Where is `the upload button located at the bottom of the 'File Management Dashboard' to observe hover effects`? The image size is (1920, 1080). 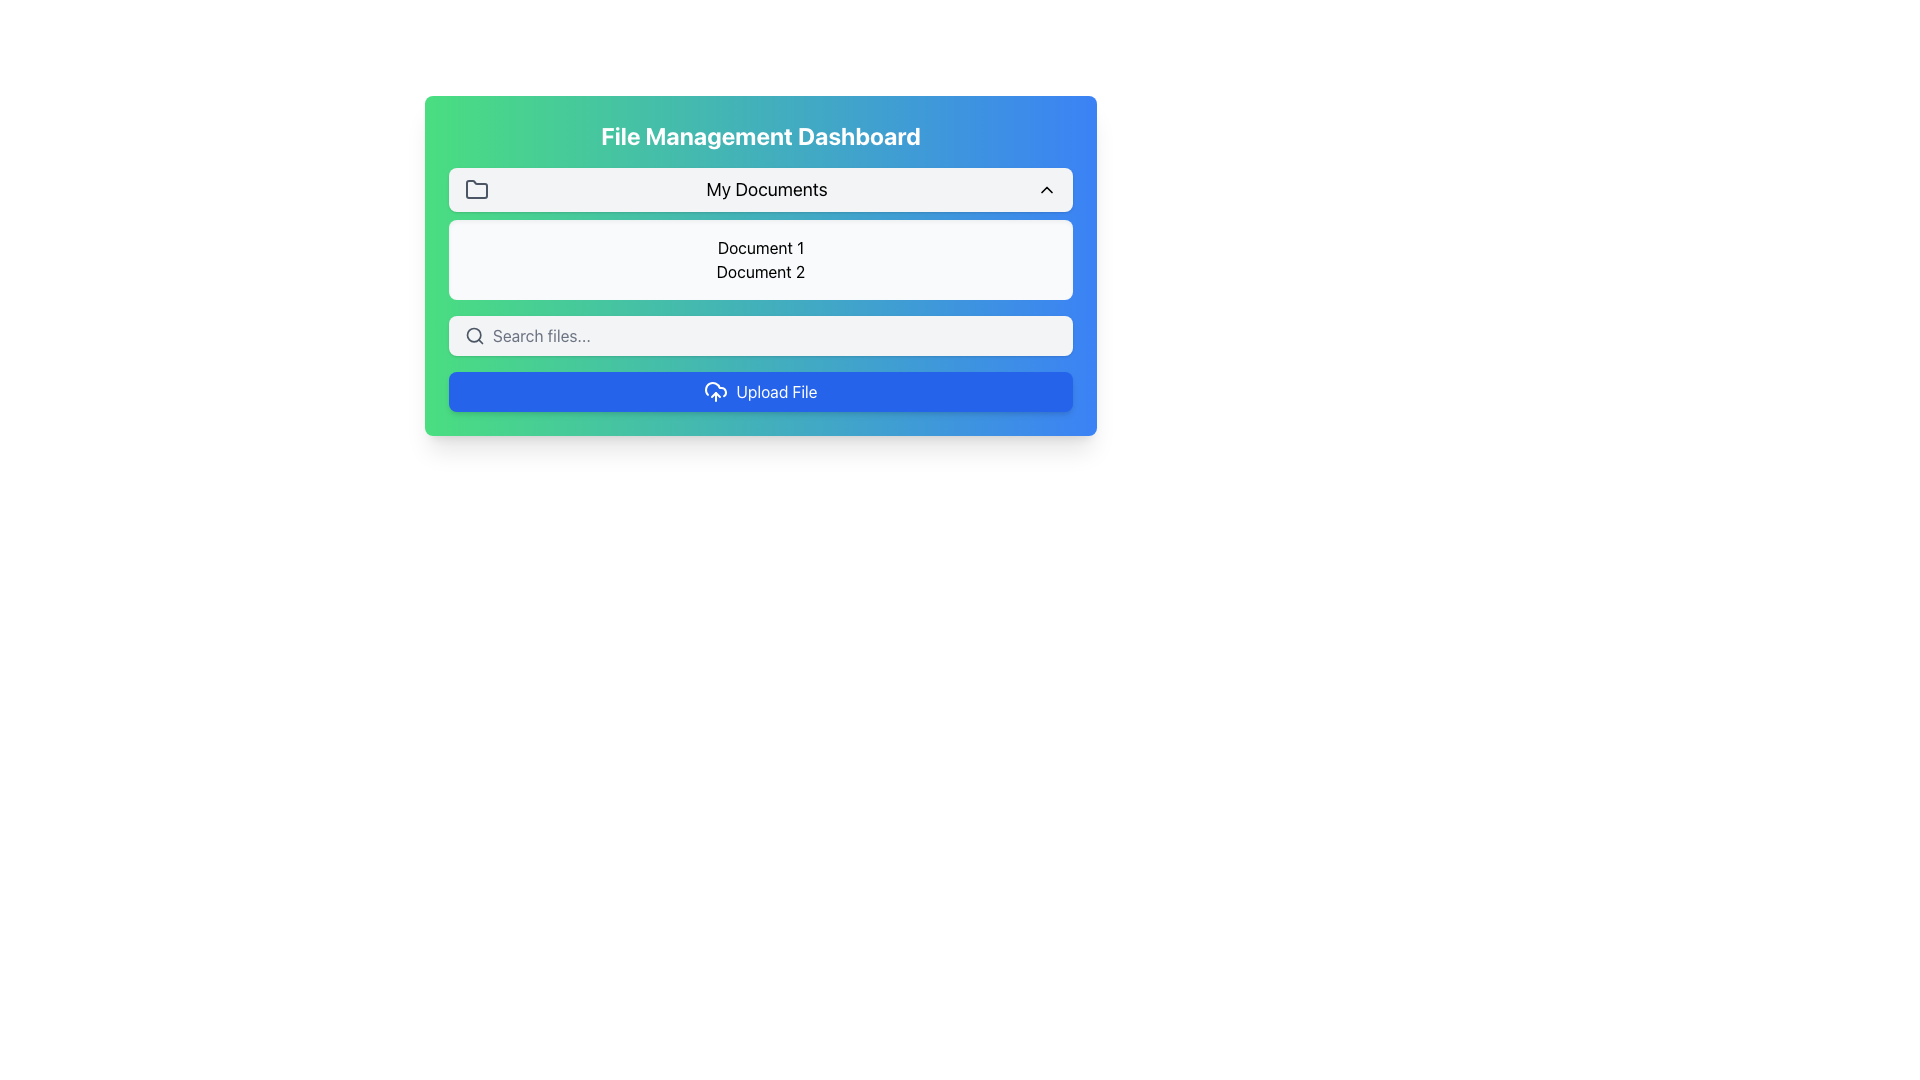 the upload button located at the bottom of the 'File Management Dashboard' to observe hover effects is located at coordinates (760, 392).